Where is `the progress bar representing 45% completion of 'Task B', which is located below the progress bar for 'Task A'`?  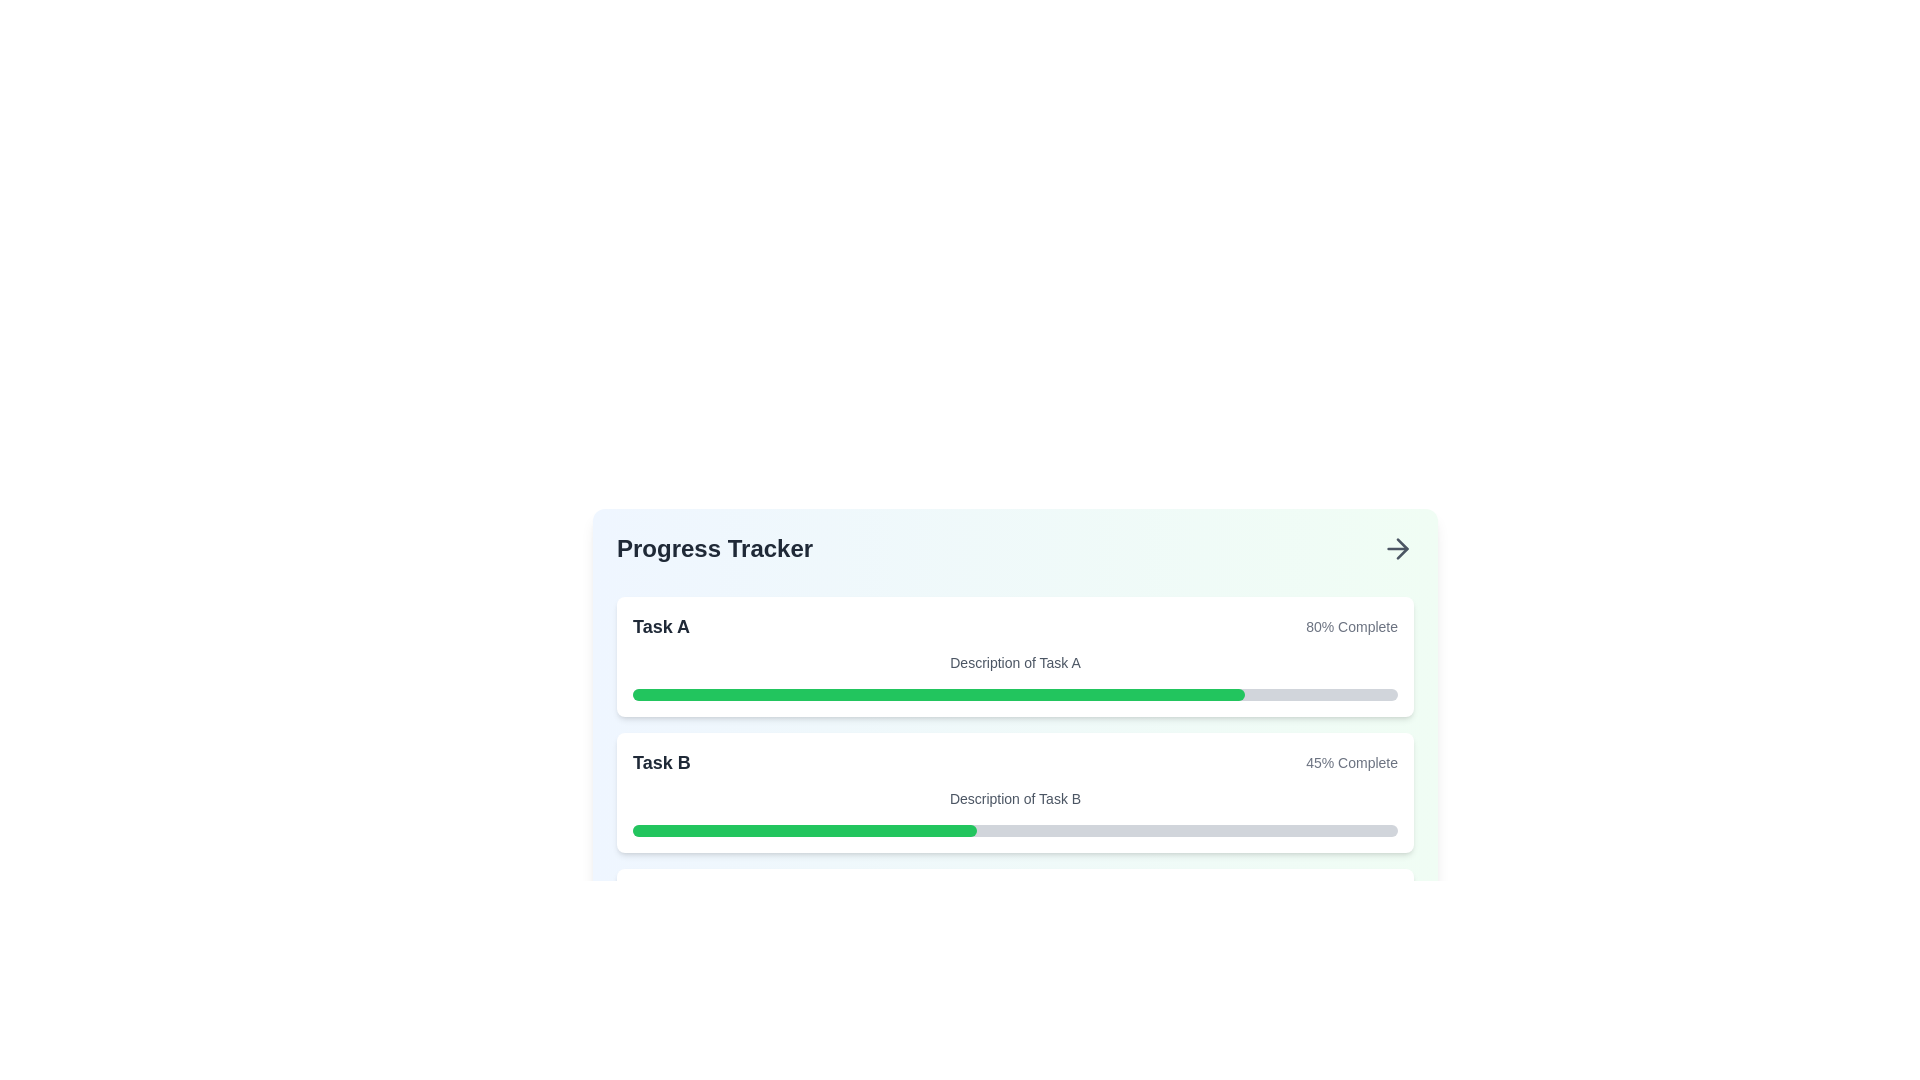
the progress bar representing 45% completion of 'Task B', which is located below the progress bar for 'Task A' is located at coordinates (805, 830).